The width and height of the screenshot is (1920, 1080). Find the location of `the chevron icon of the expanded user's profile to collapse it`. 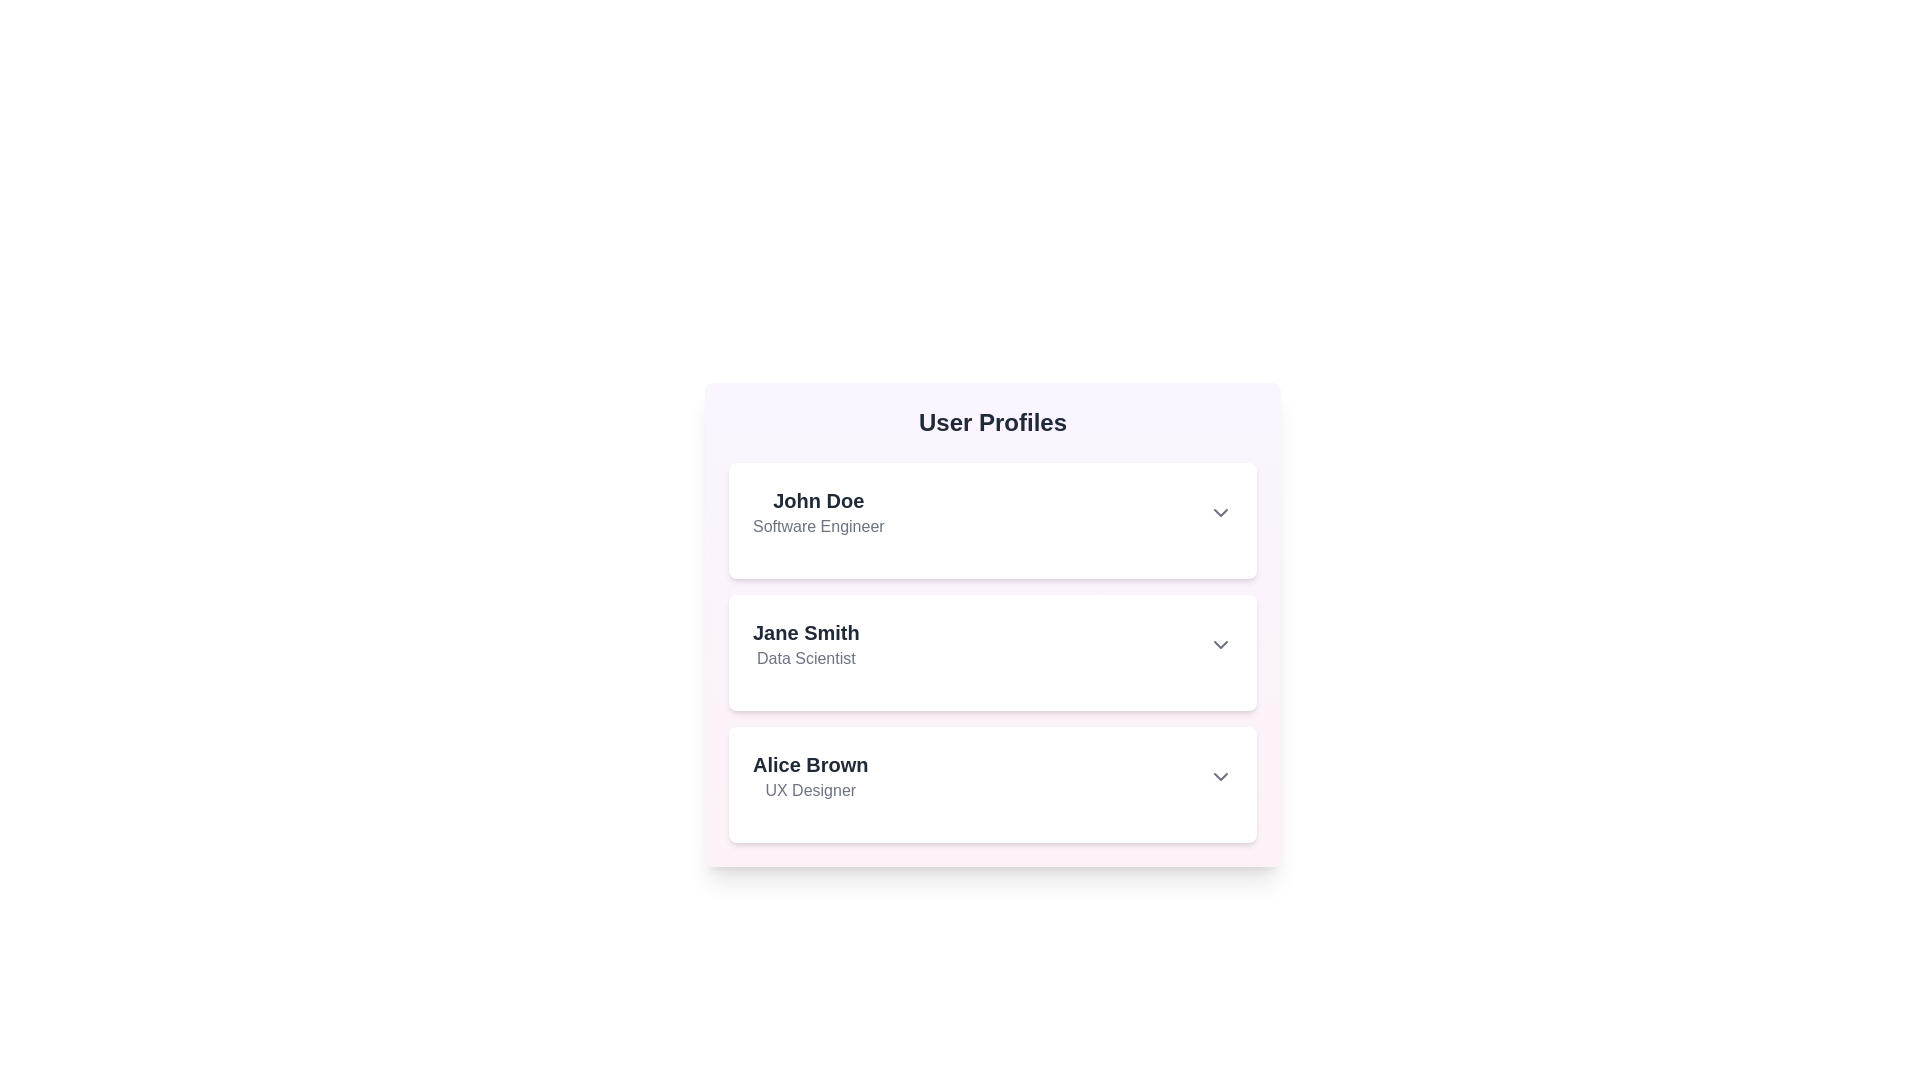

the chevron icon of the expanded user's profile to collapse it is located at coordinates (1219, 512).